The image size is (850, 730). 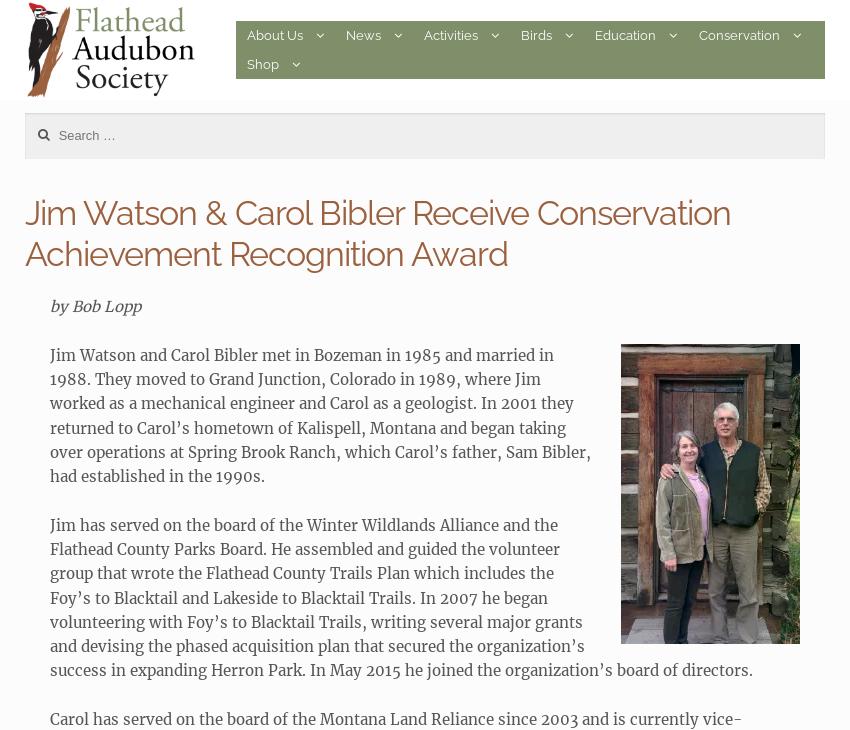 What do you see at coordinates (23, 232) in the screenshot?
I see `'Jim Watson & Carol Bibler Receive Conservation Achievement Recognition Award'` at bounding box center [23, 232].